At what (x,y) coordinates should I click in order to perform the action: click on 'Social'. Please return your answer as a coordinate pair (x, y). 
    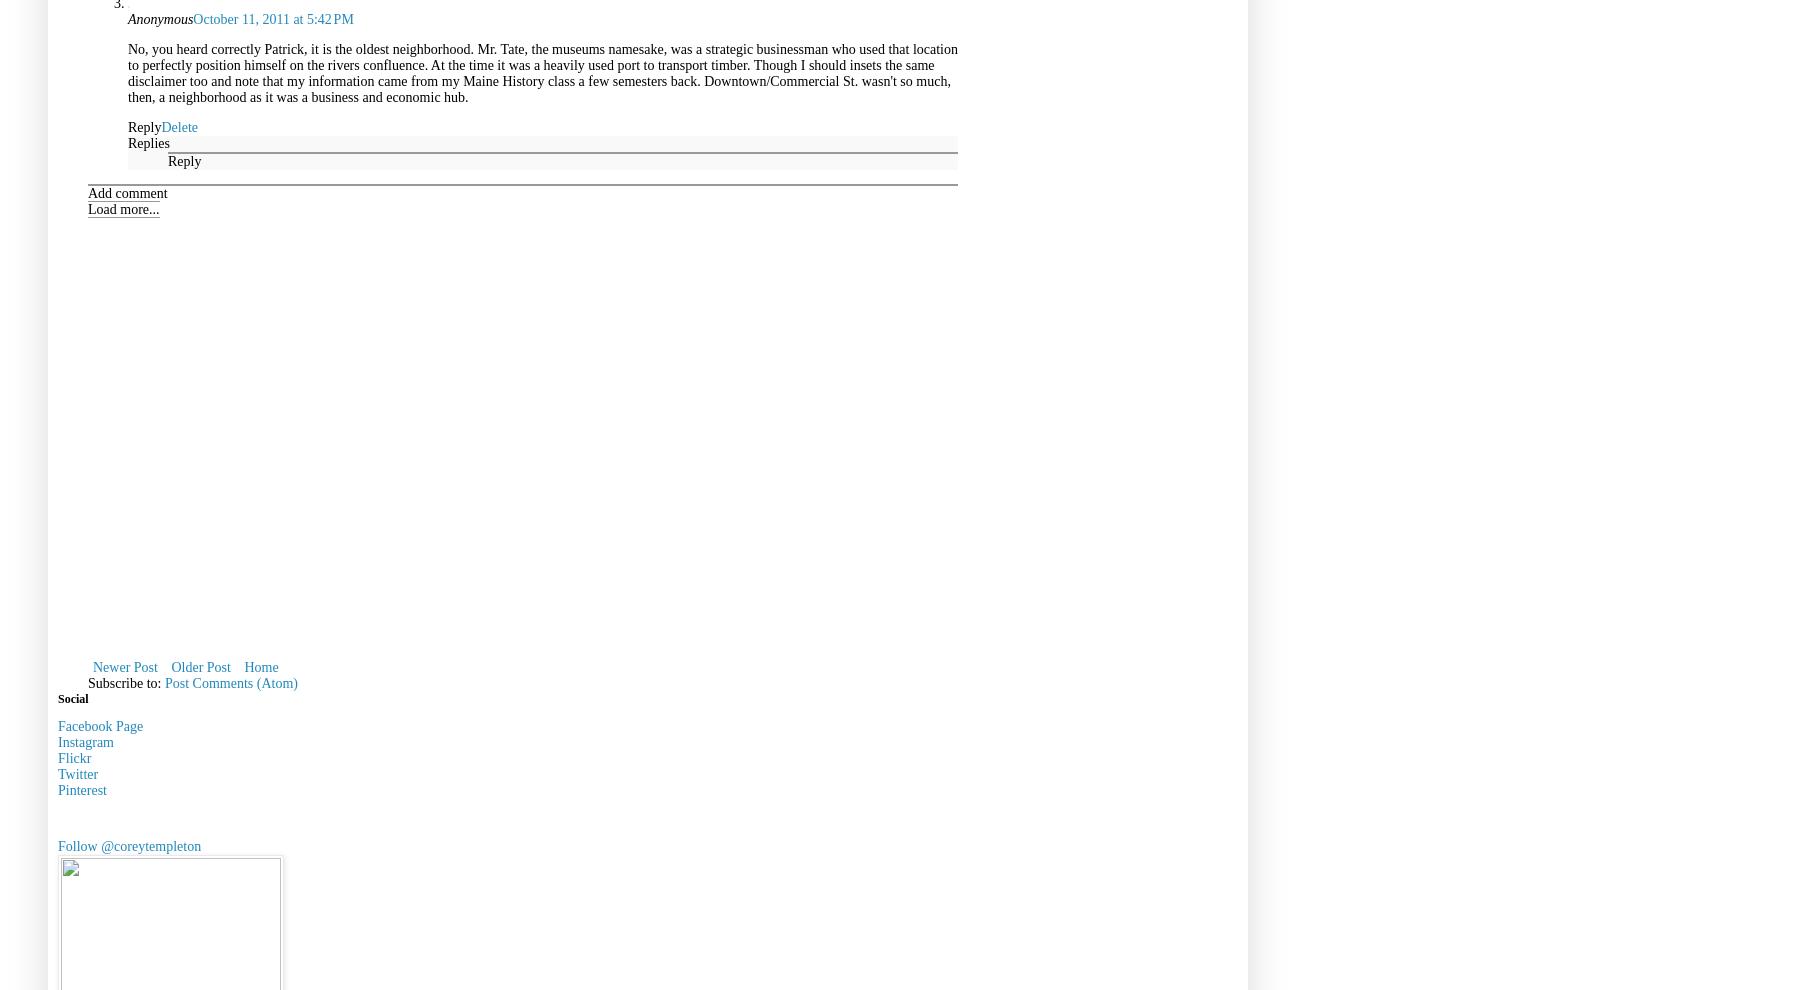
    Looking at the image, I should click on (72, 697).